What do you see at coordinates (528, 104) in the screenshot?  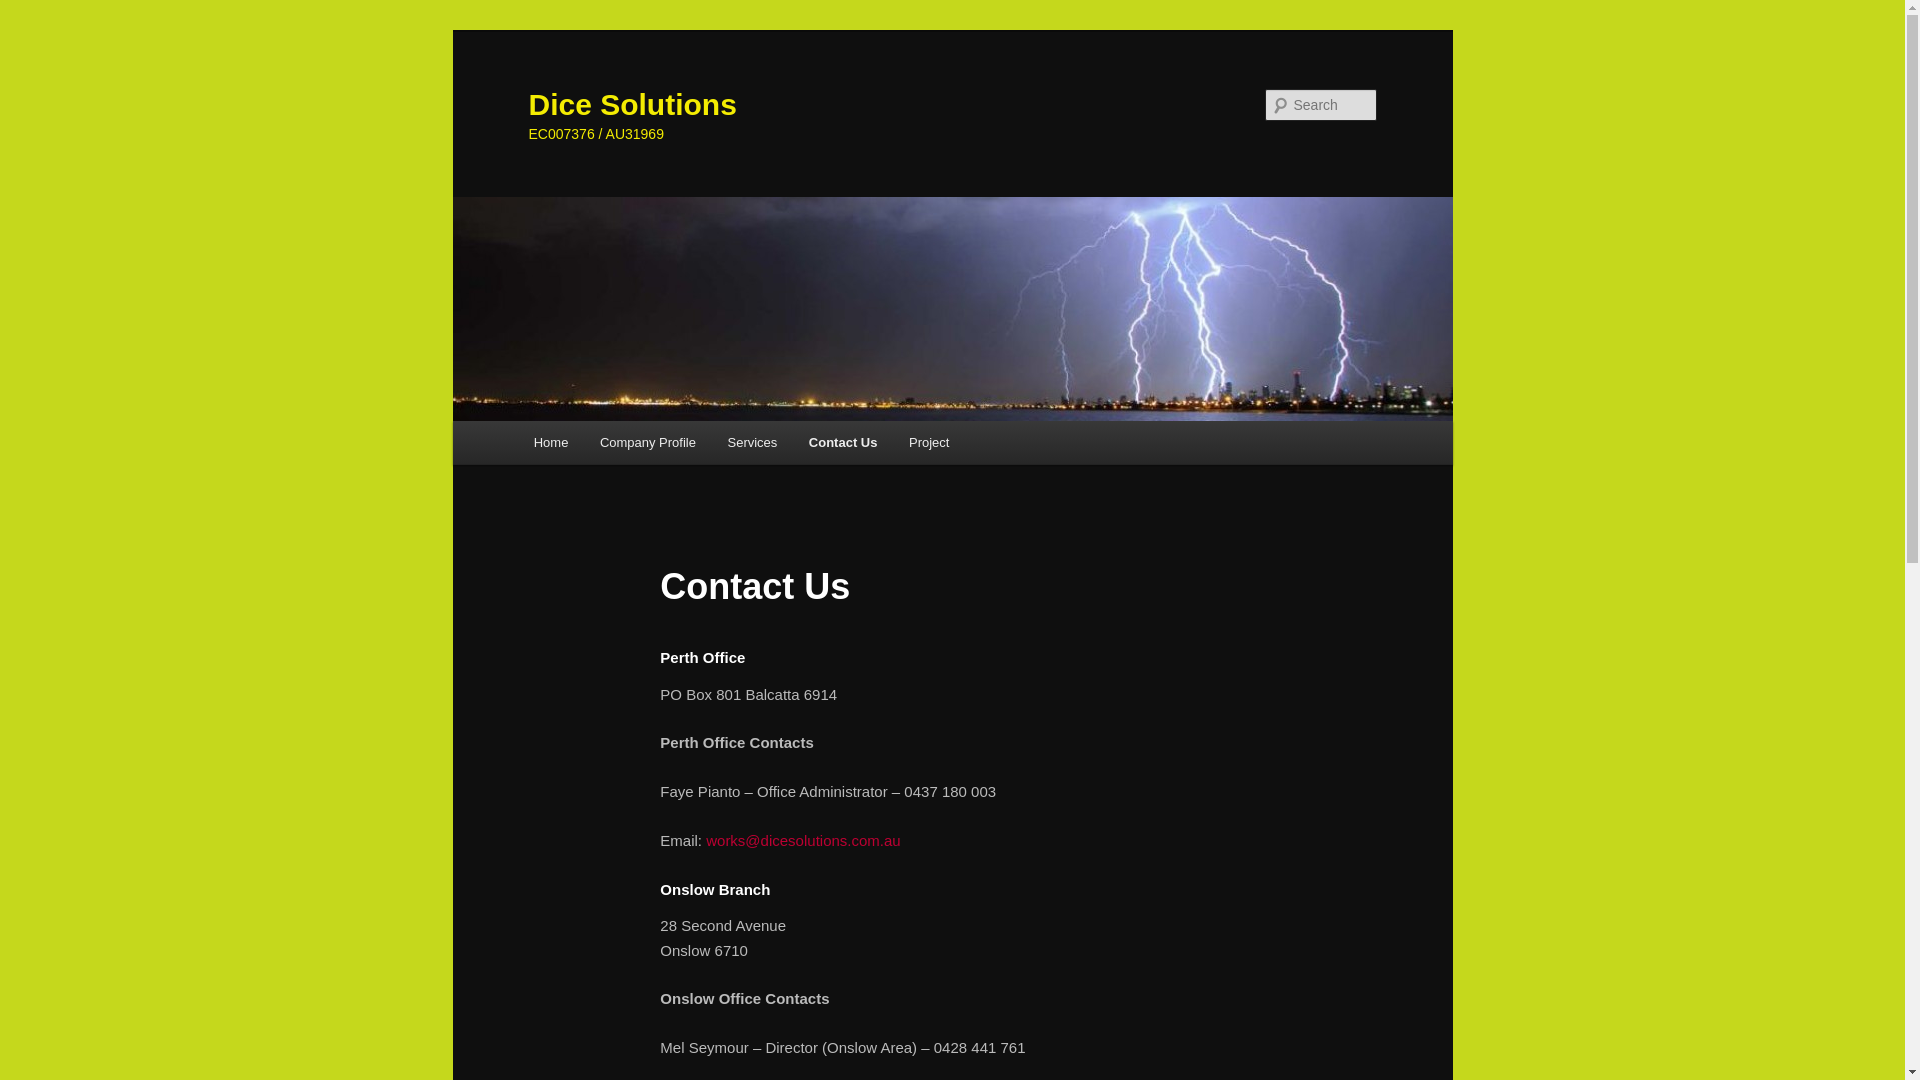 I see `'Dice Solutions'` at bounding box center [528, 104].